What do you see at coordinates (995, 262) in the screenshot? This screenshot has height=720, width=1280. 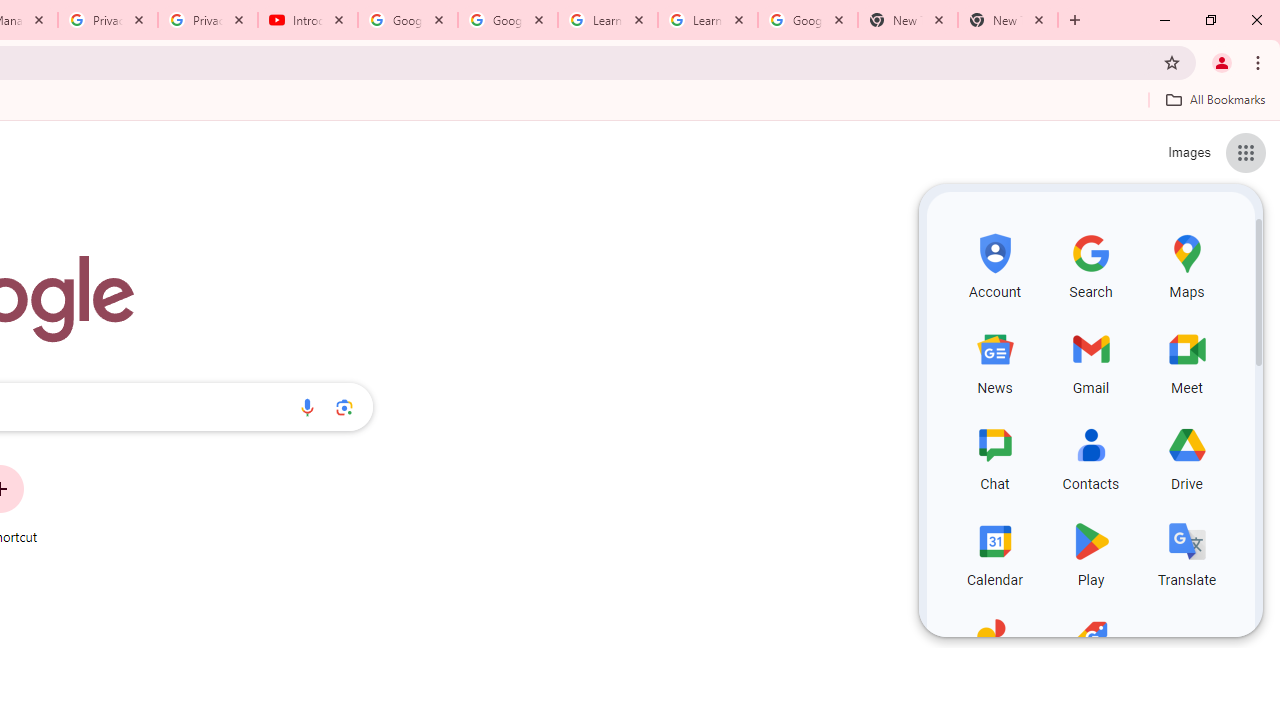 I see `'Account, row 1 of 5 and column 1 of 3 in the first section'` at bounding box center [995, 262].